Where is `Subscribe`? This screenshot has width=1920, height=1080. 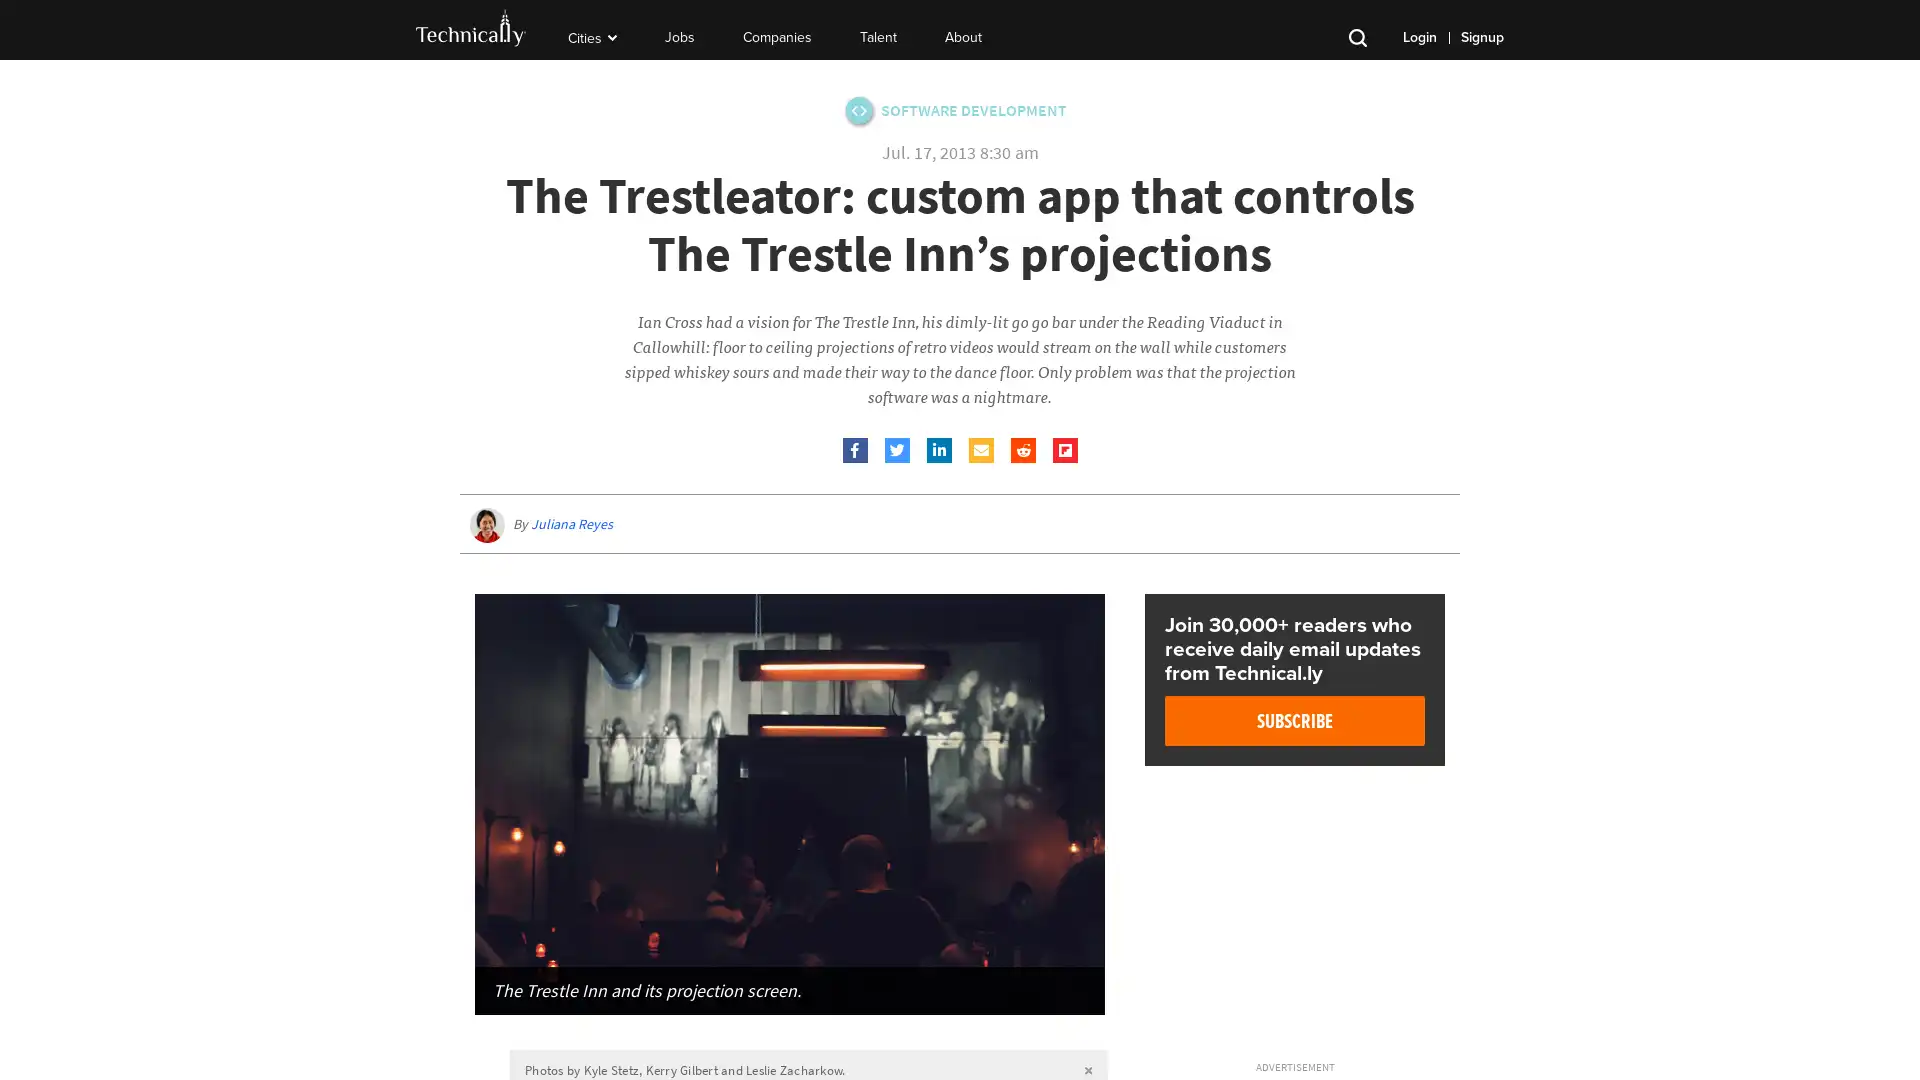
Subscribe is located at coordinates (1295, 721).